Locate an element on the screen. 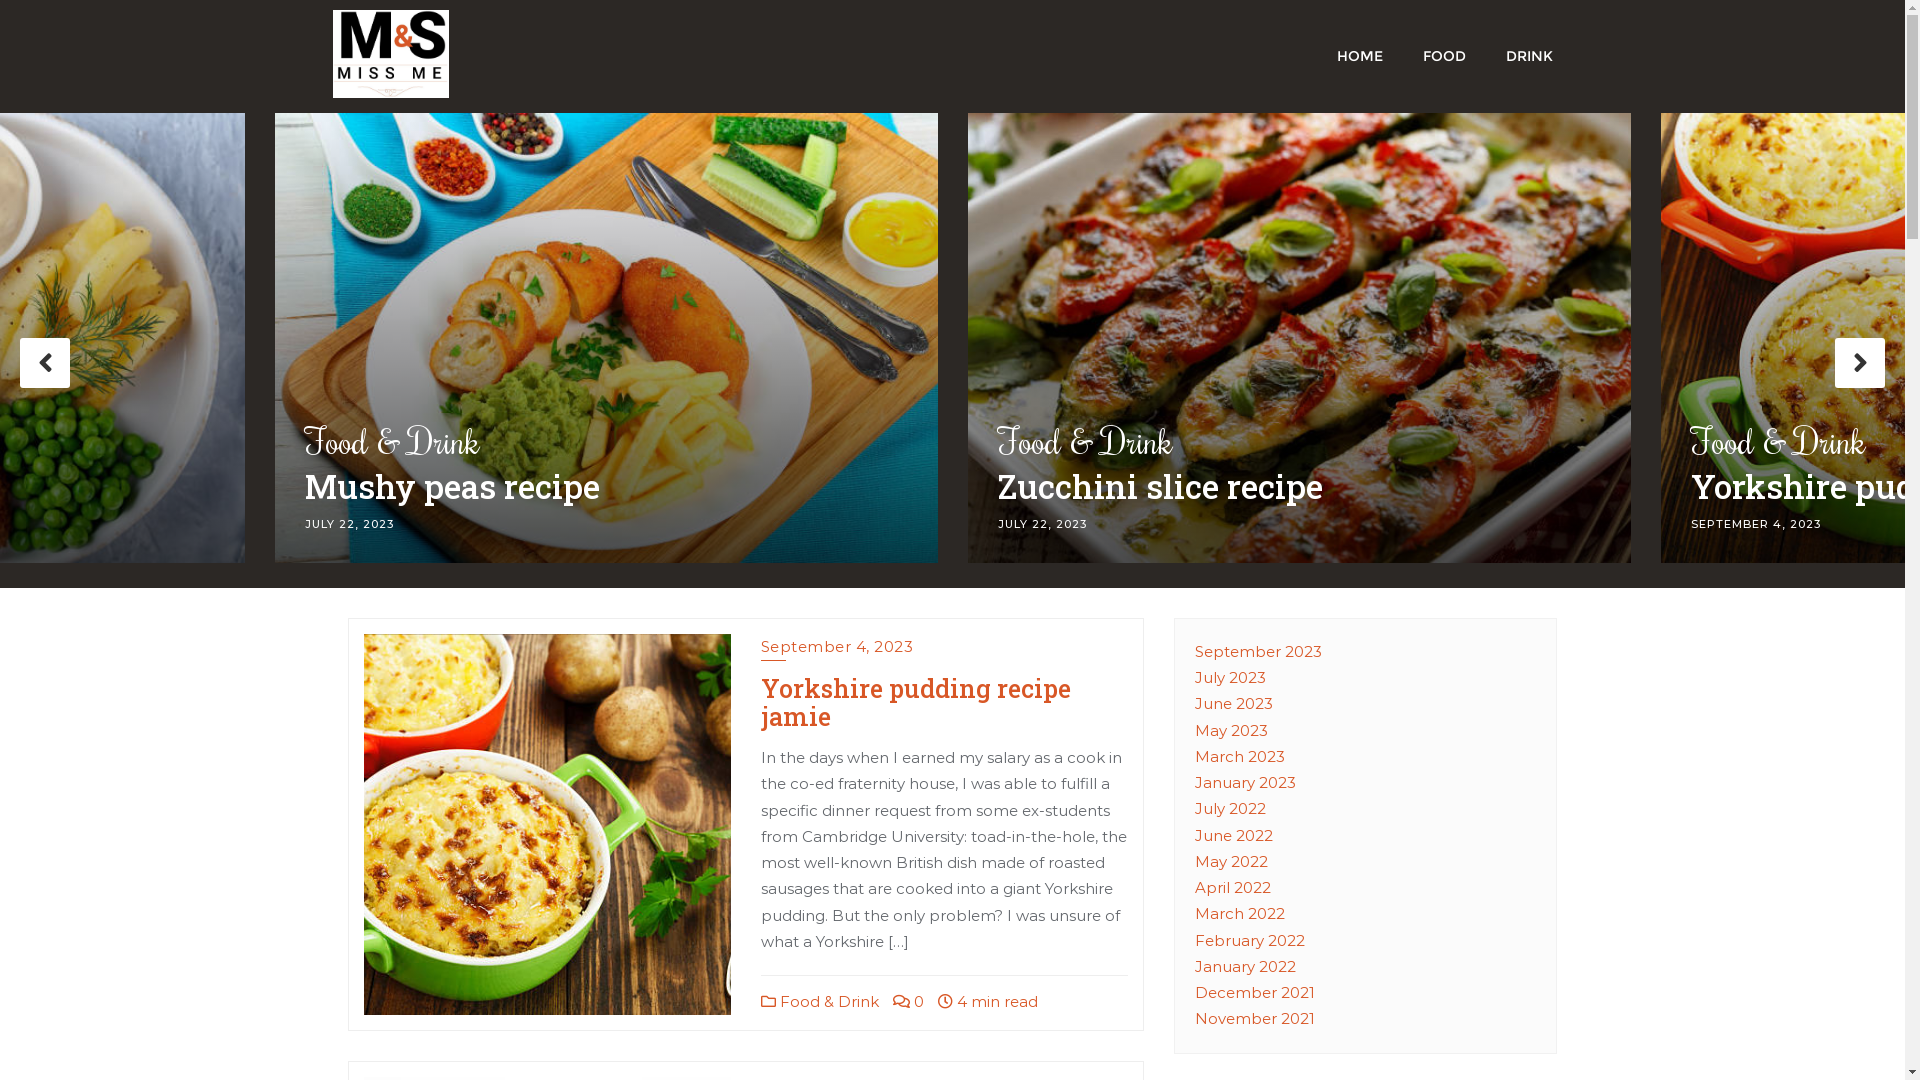 Image resolution: width=1920 pixels, height=1080 pixels. 'September 2023' is located at coordinates (1257, 651).